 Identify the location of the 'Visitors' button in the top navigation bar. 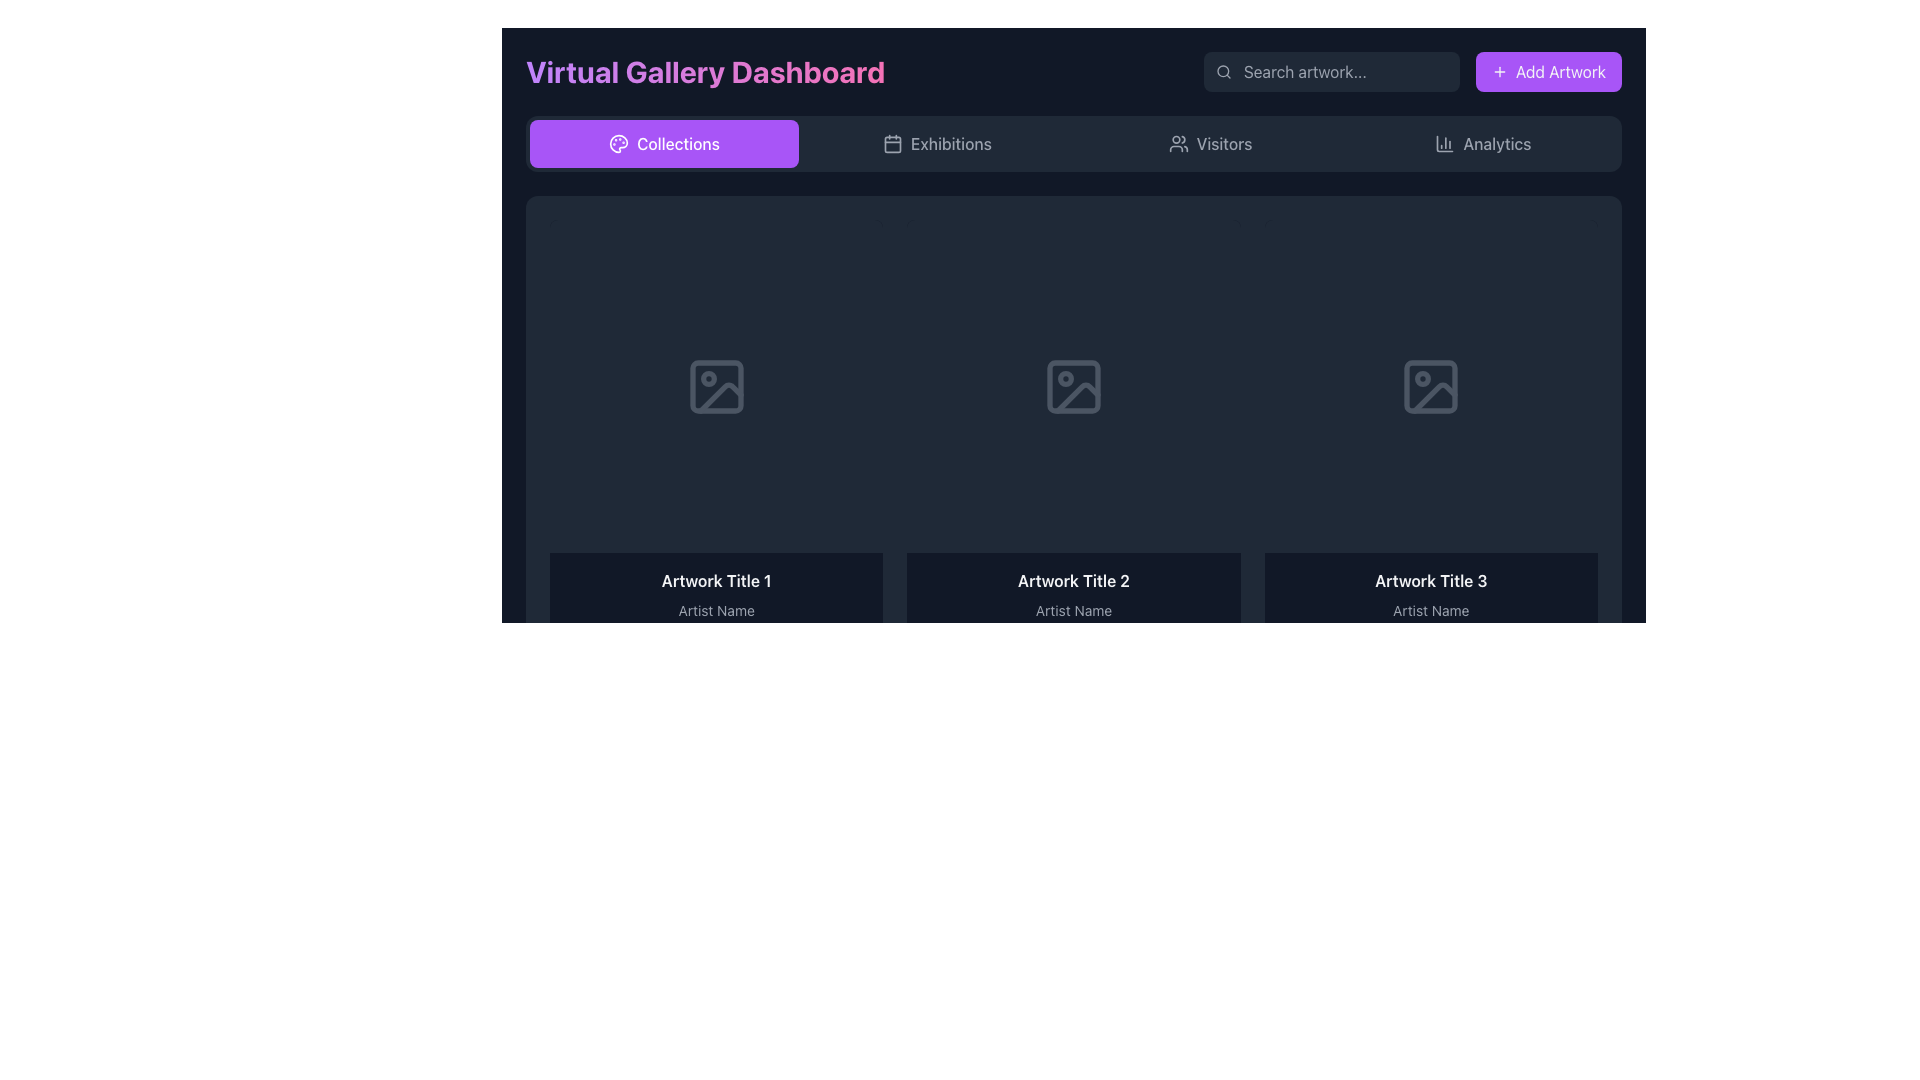
(1209, 142).